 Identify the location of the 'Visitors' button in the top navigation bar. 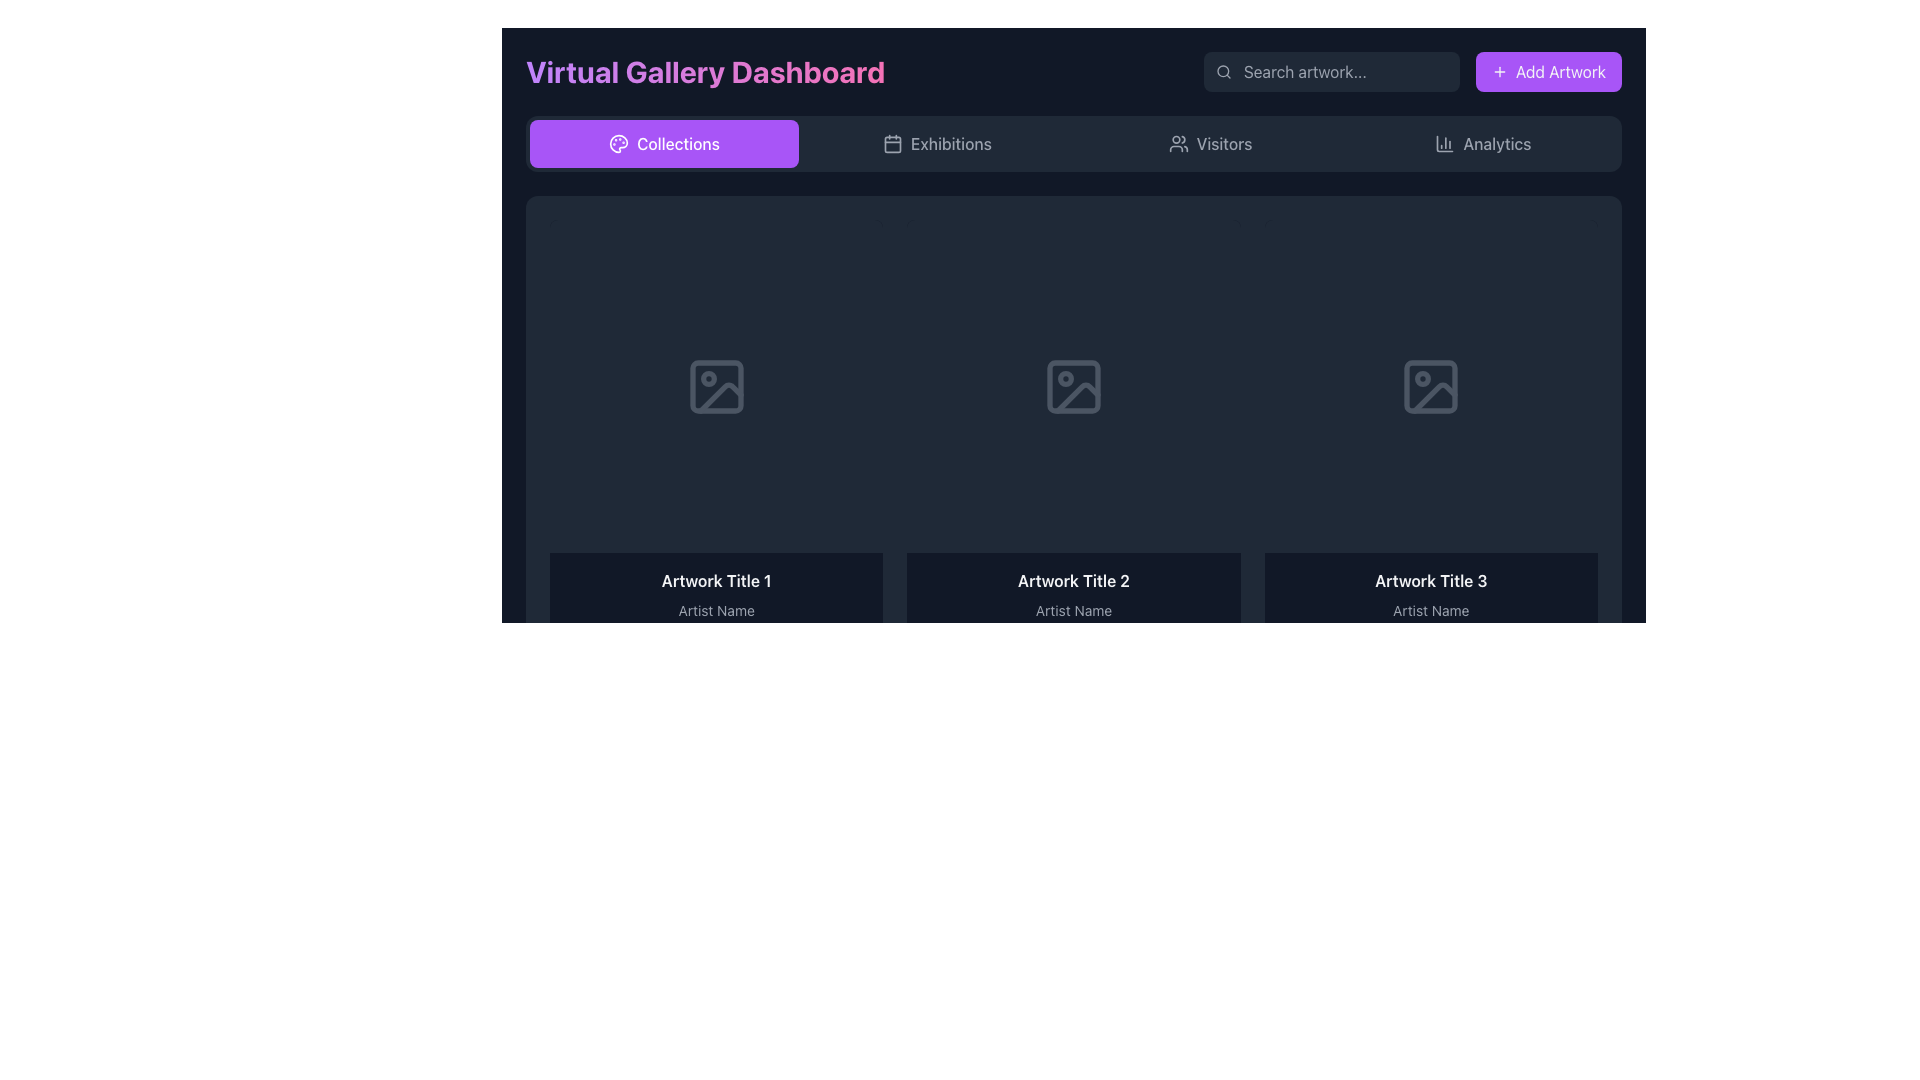
(1209, 142).